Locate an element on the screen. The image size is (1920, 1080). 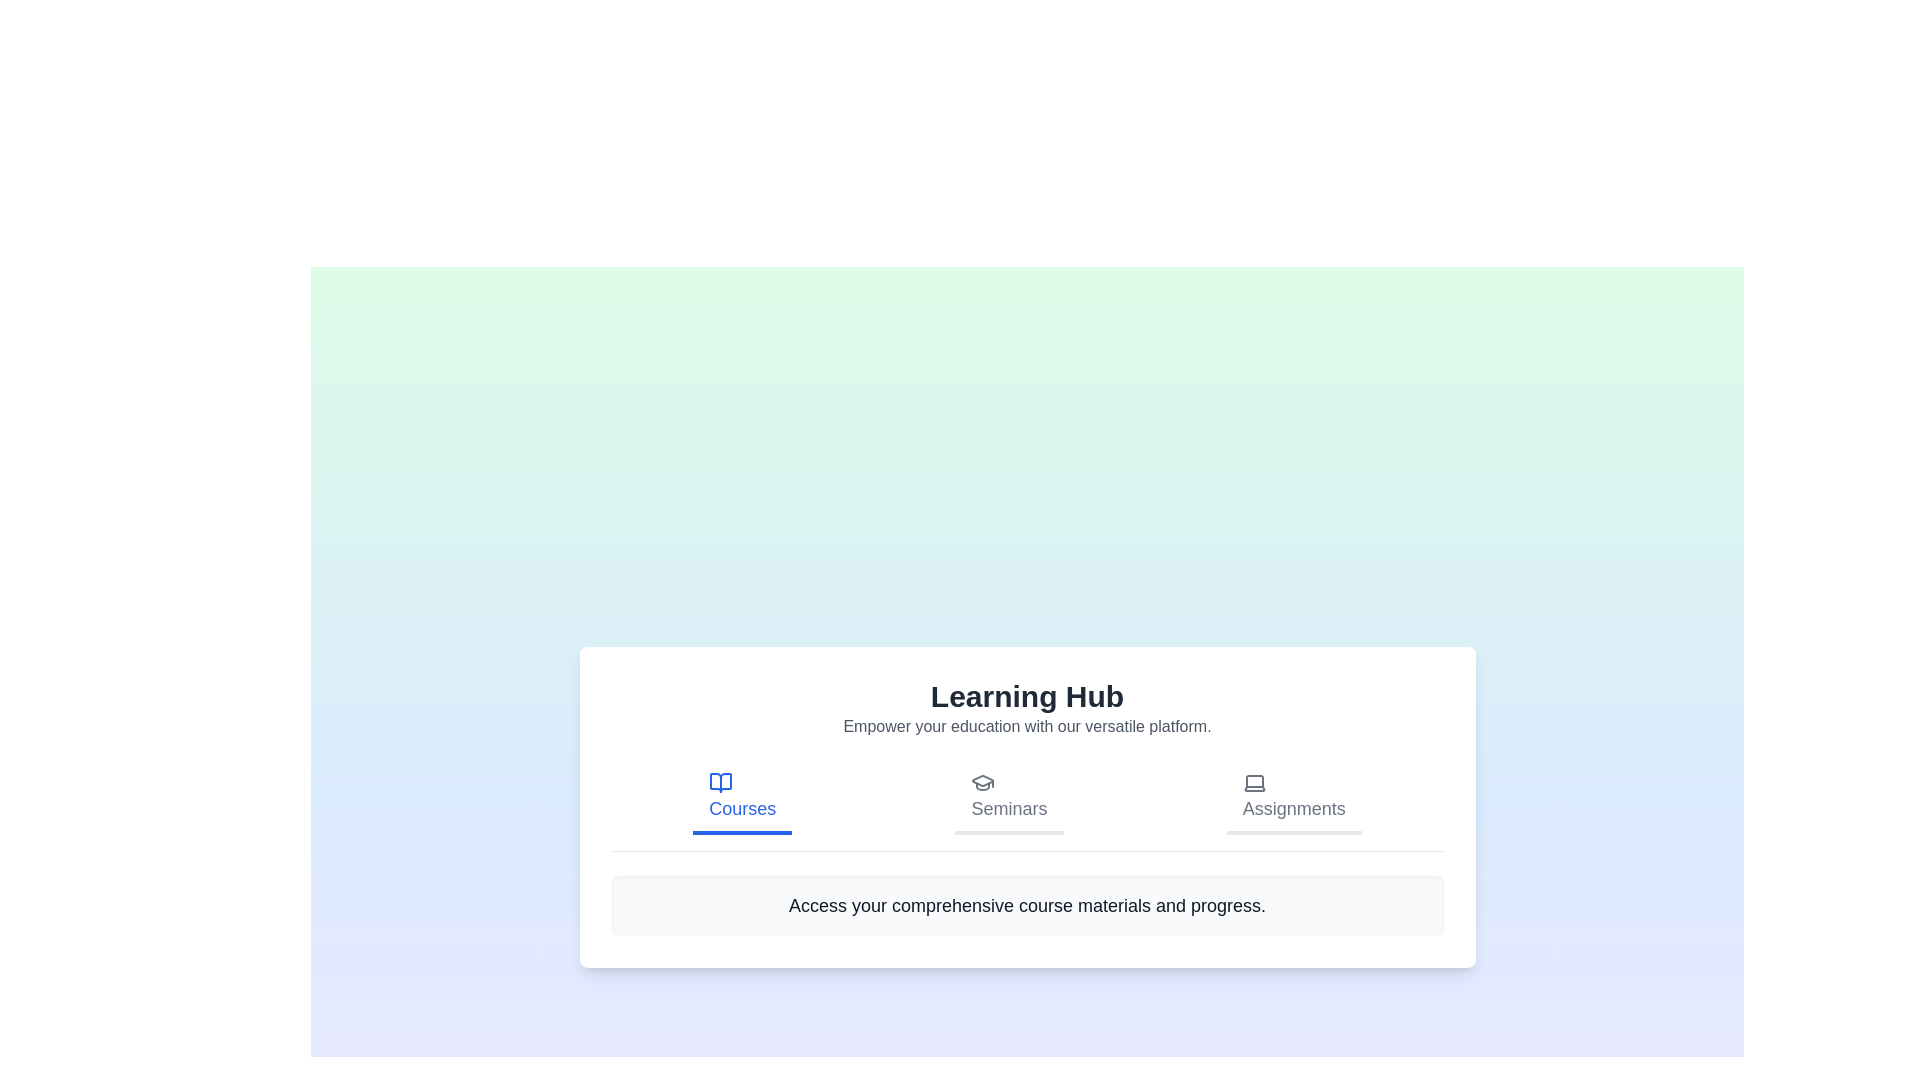
the navigation bar tabs located below the 'Learning Hub' title is located at coordinates (1027, 805).